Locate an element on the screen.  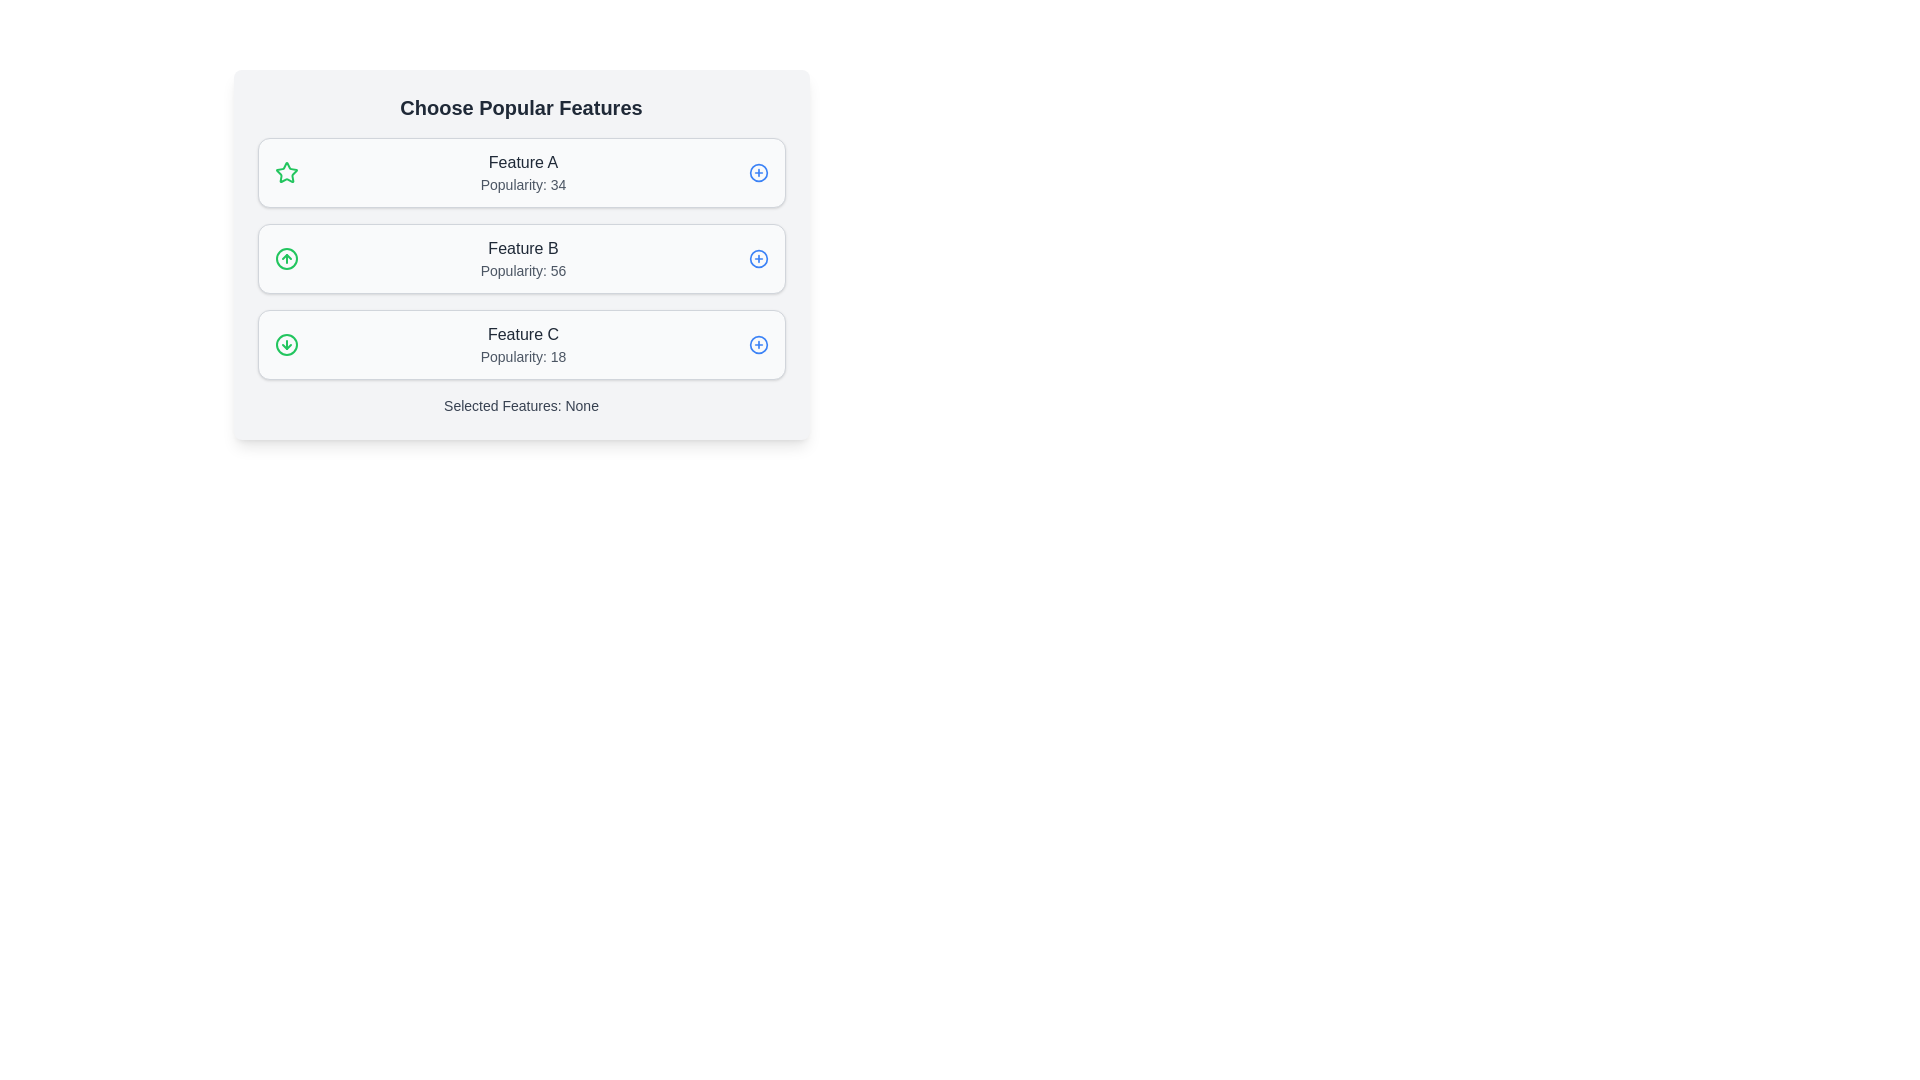
the feature card Feature B by clicking on it is located at coordinates (521, 257).